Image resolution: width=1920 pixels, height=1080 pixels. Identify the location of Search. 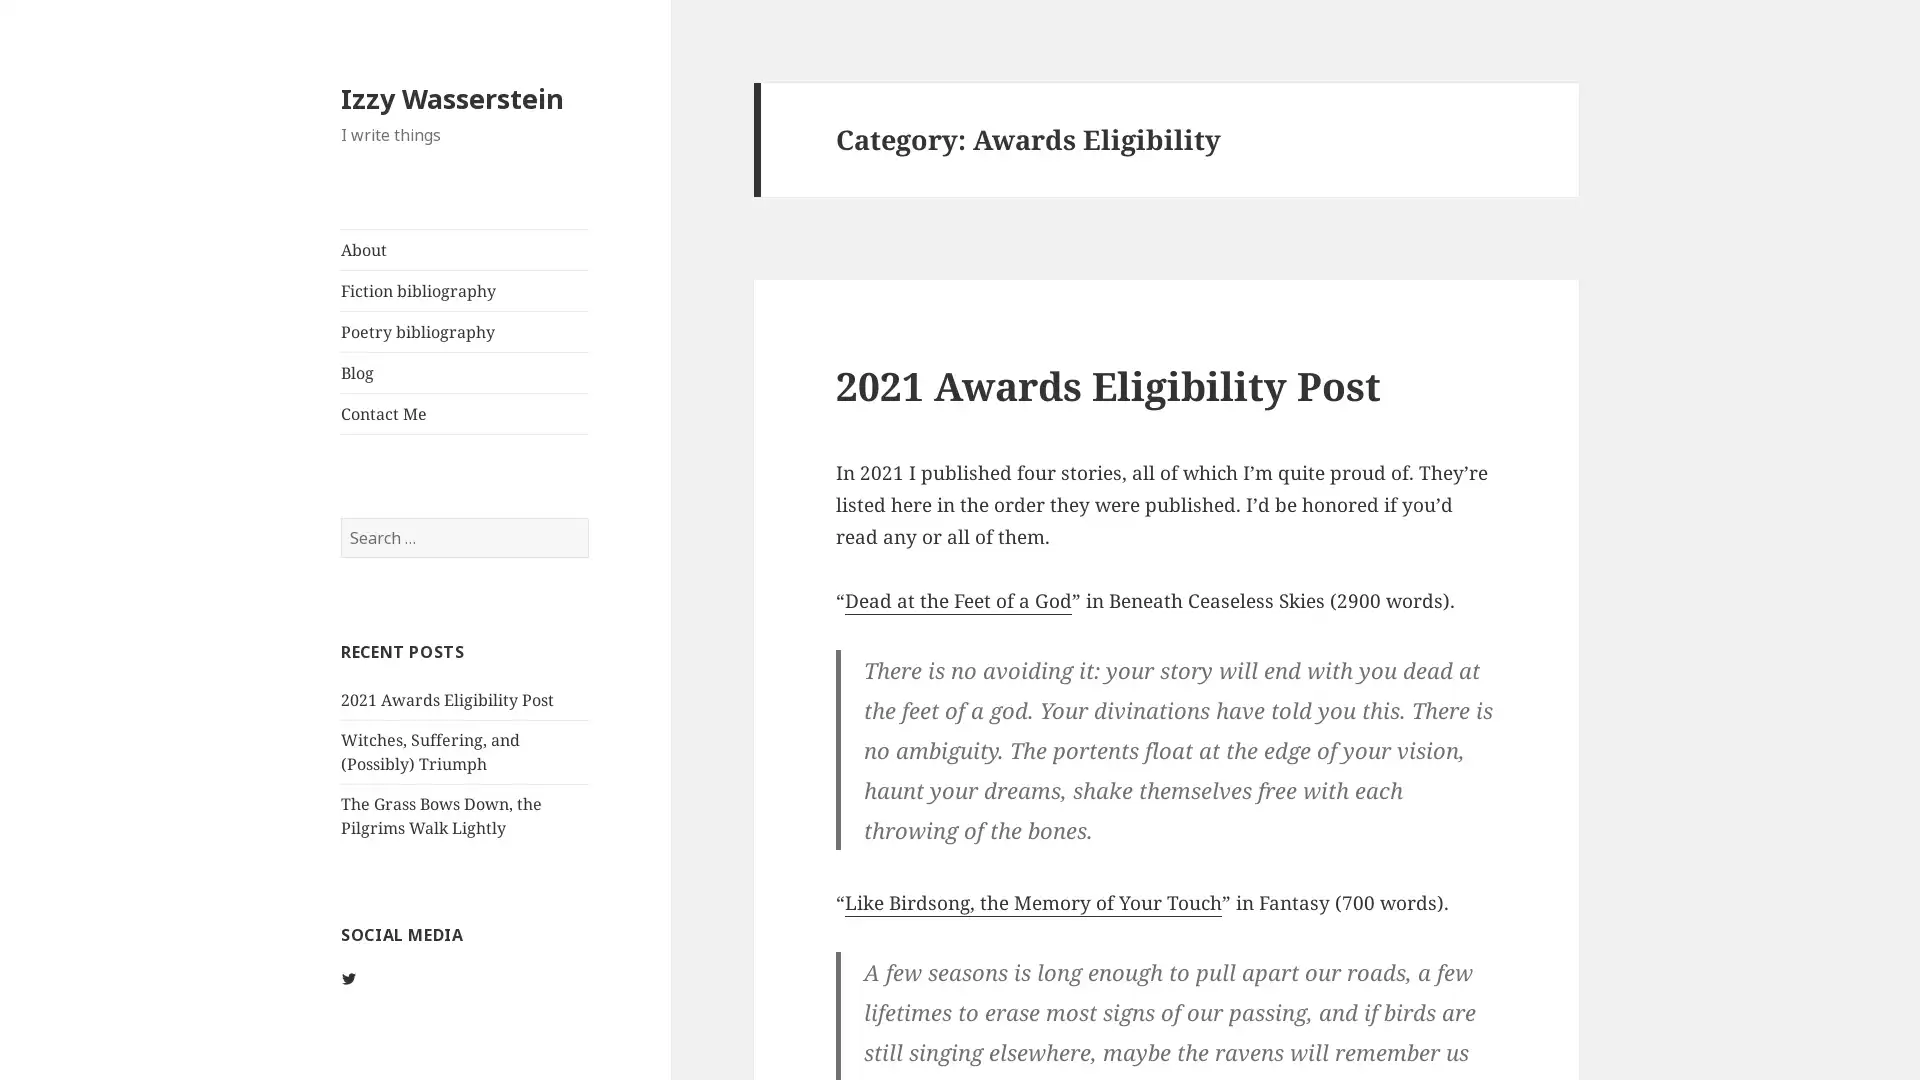
(586, 515).